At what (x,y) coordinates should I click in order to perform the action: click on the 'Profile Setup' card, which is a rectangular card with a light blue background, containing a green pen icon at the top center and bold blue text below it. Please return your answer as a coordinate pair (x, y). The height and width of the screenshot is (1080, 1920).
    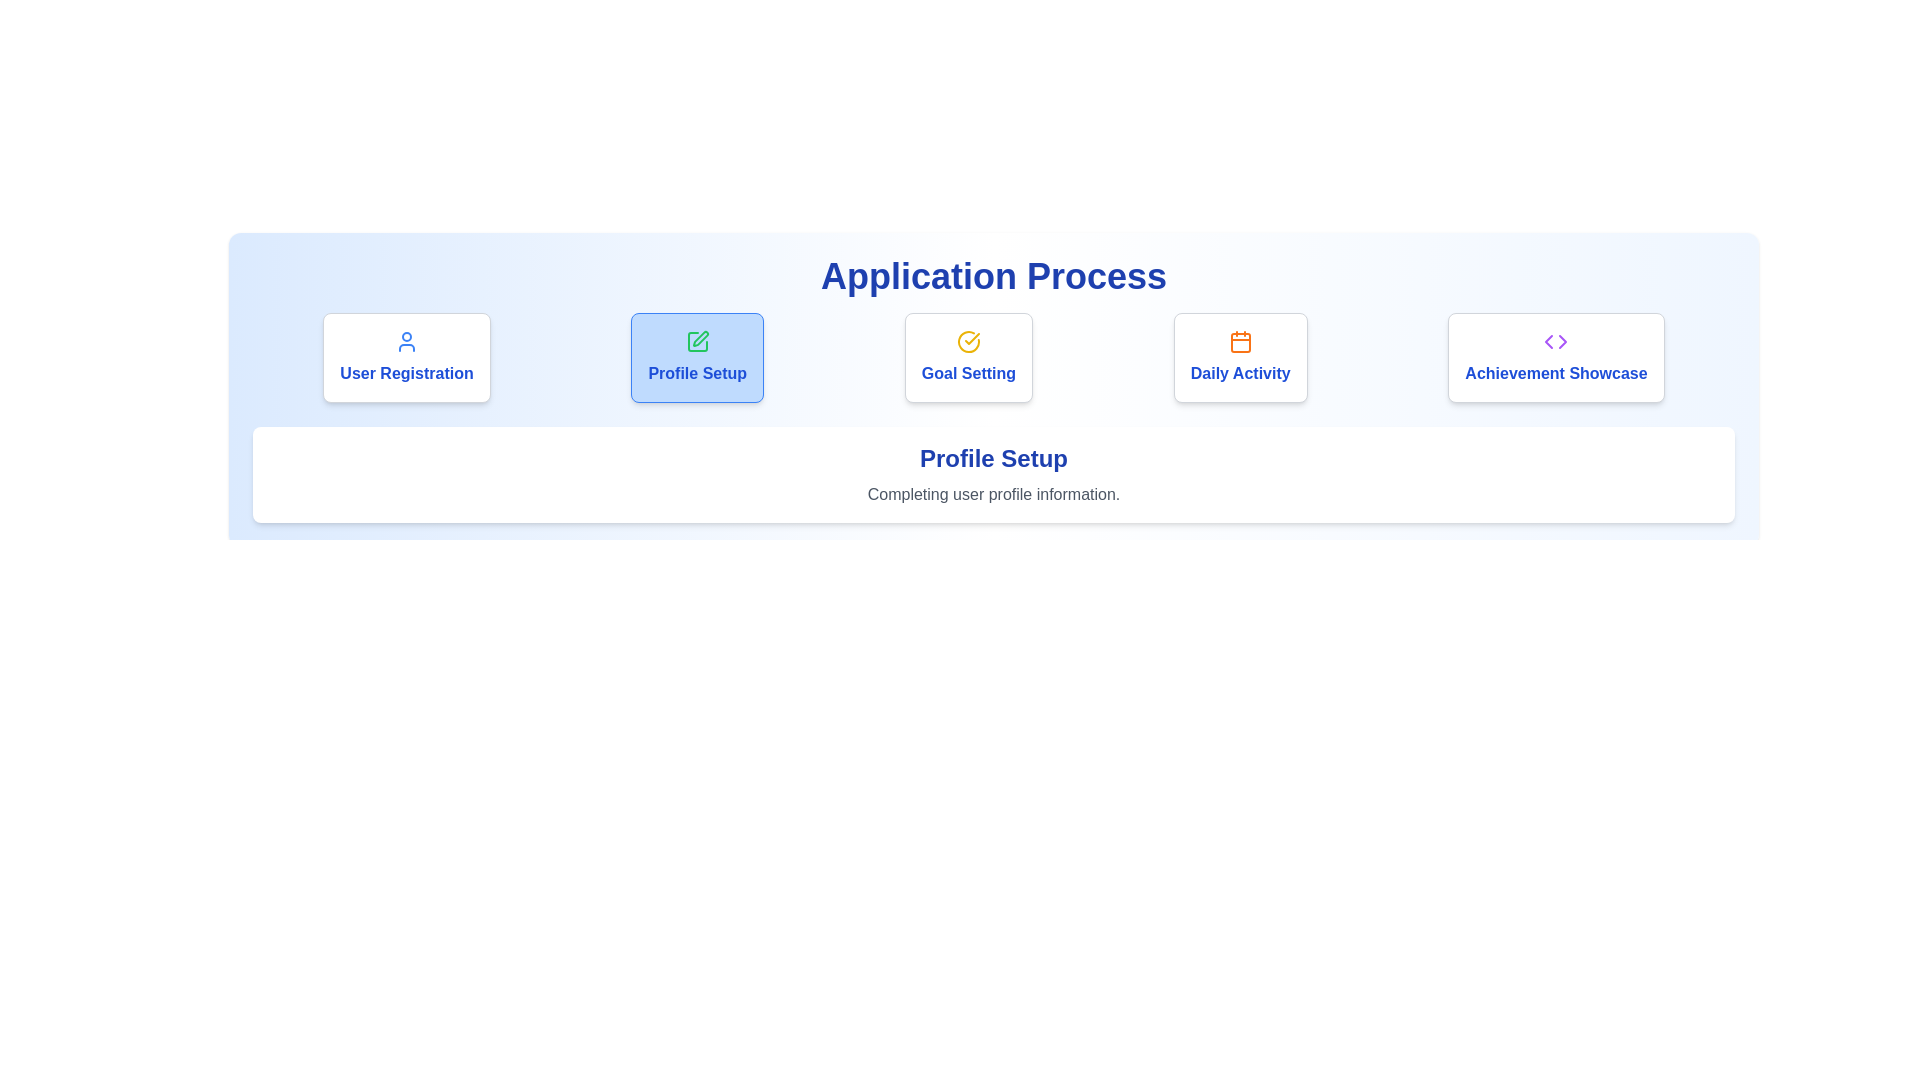
    Looking at the image, I should click on (697, 357).